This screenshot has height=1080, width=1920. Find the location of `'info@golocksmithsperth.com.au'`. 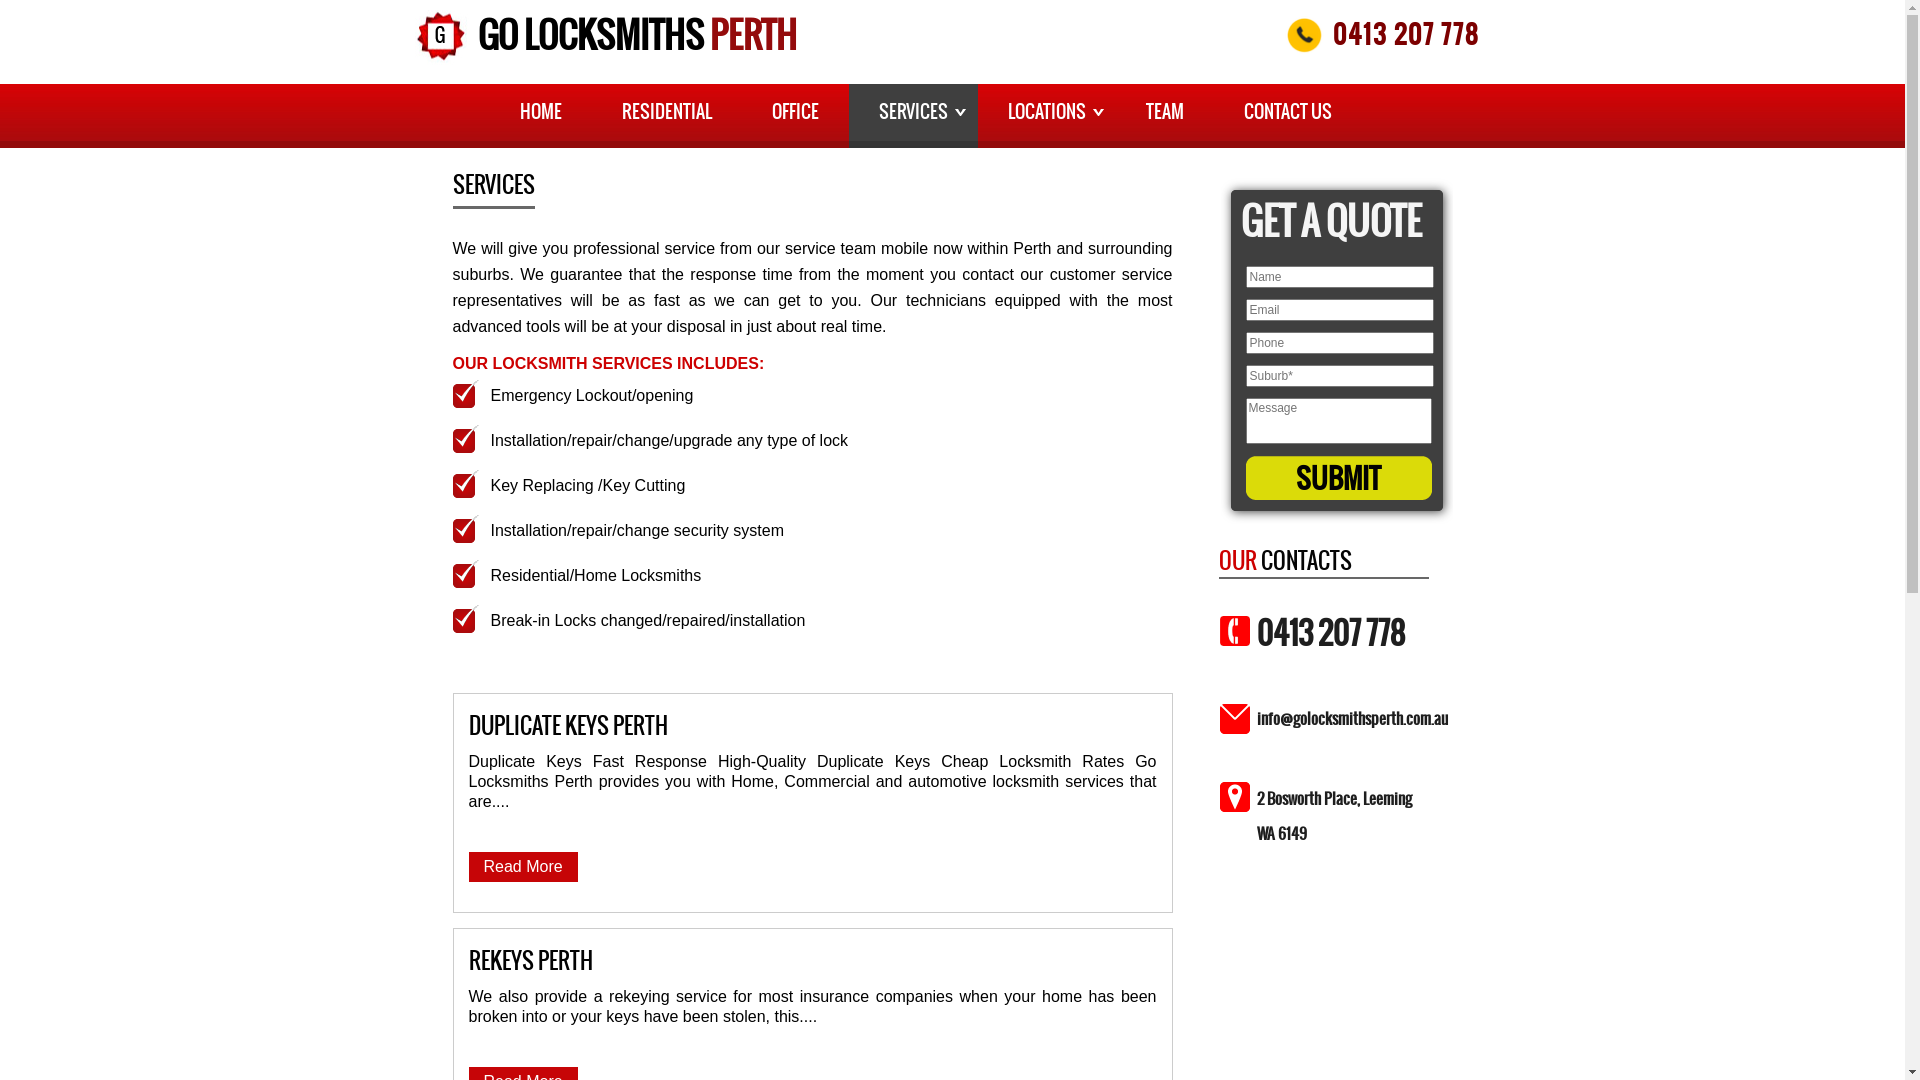

'info@golocksmithsperth.com.au' is located at coordinates (1351, 717).